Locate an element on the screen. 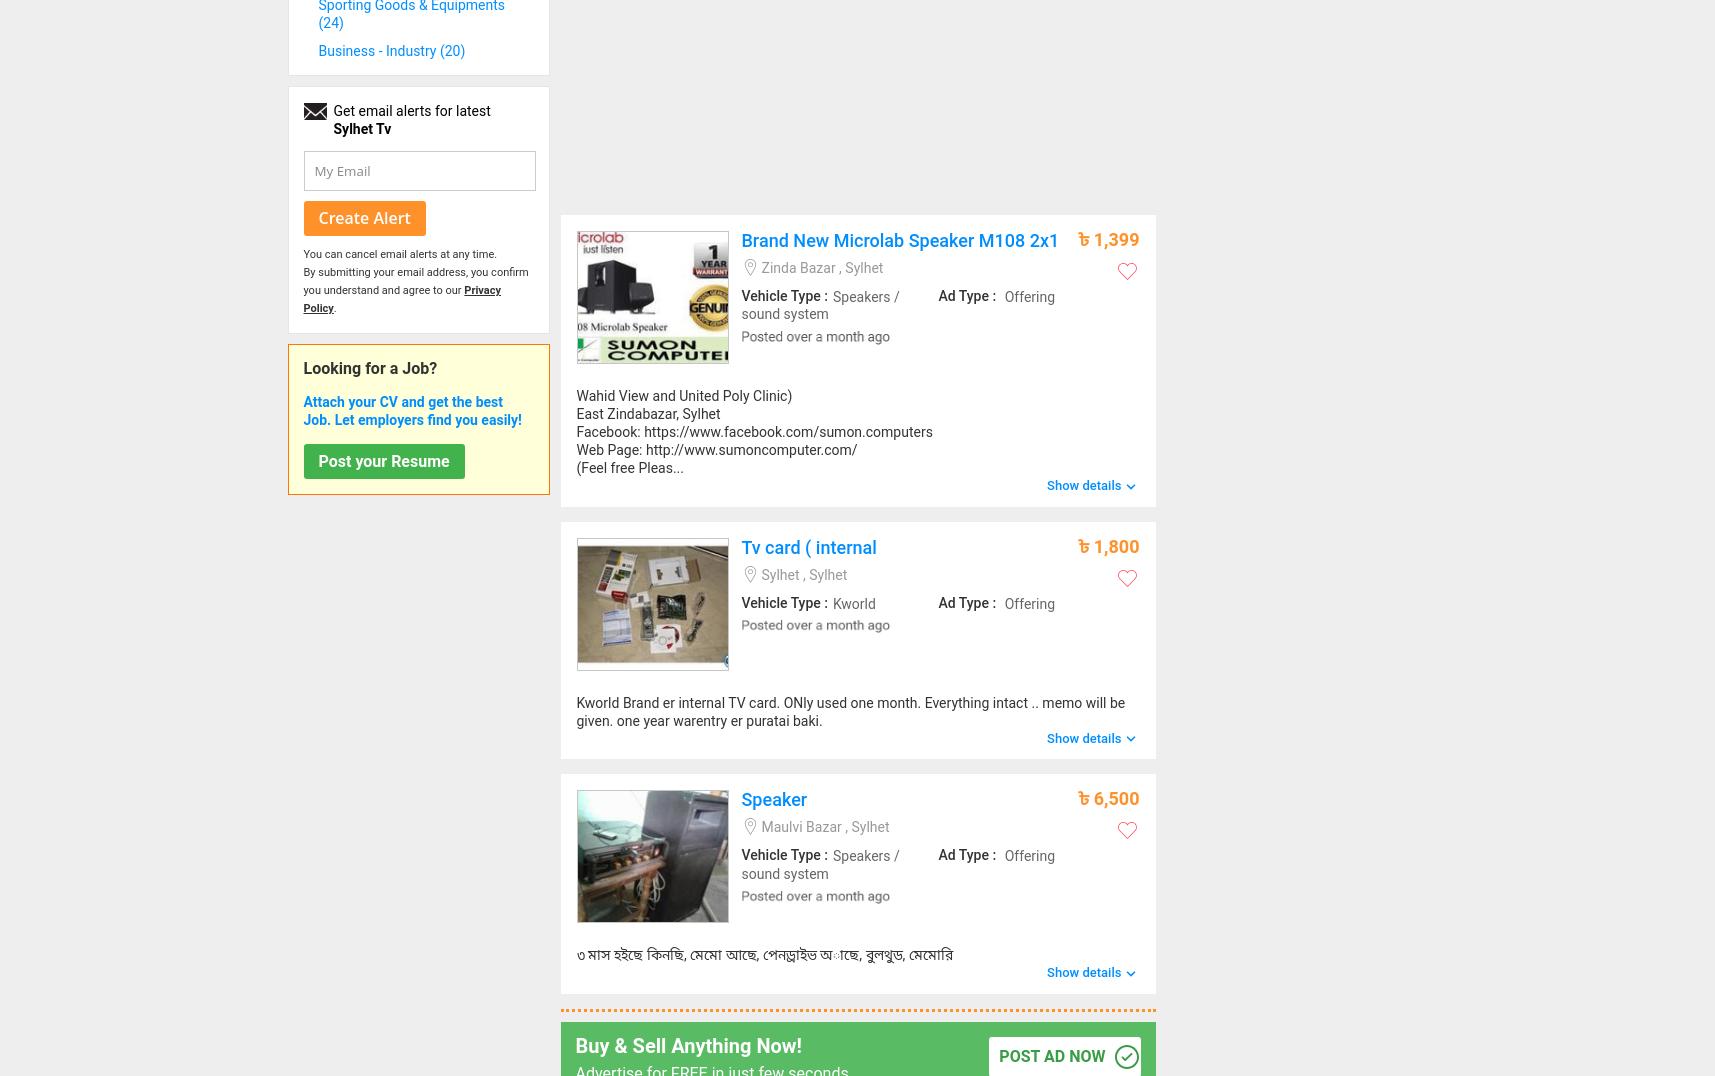  'Kworld' is located at coordinates (853, 602).